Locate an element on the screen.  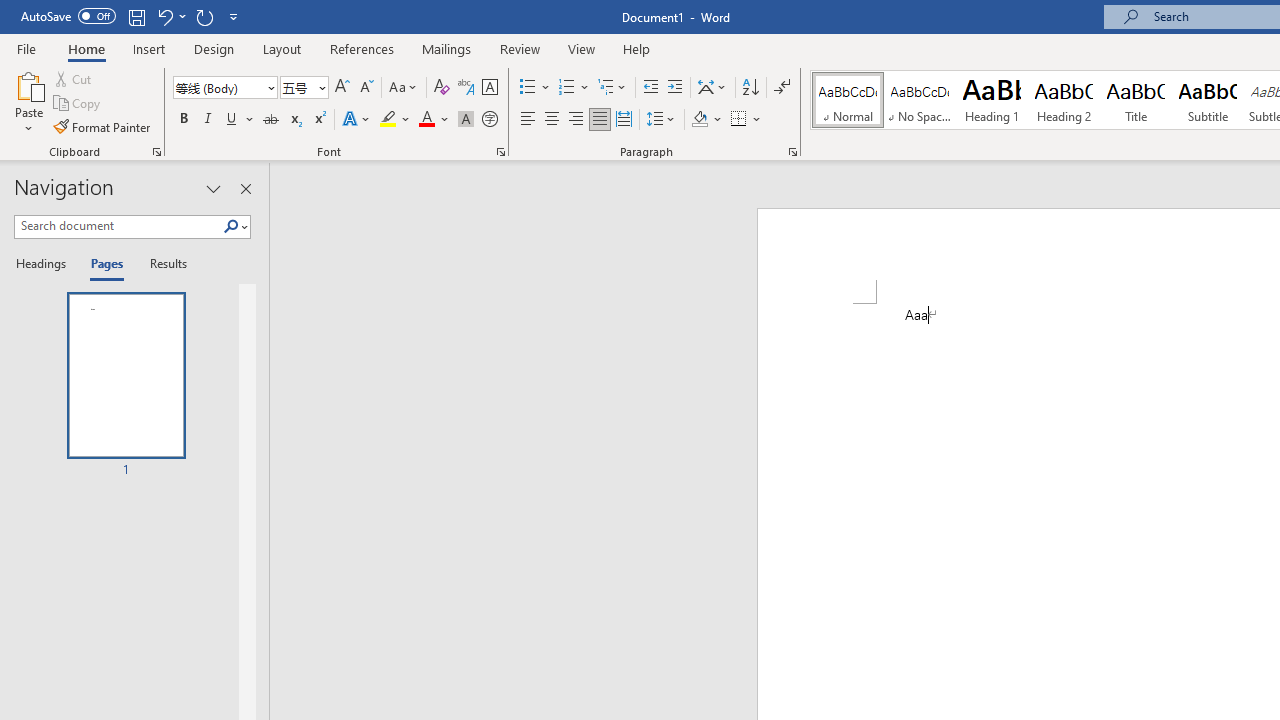
'Review' is located at coordinates (520, 48).